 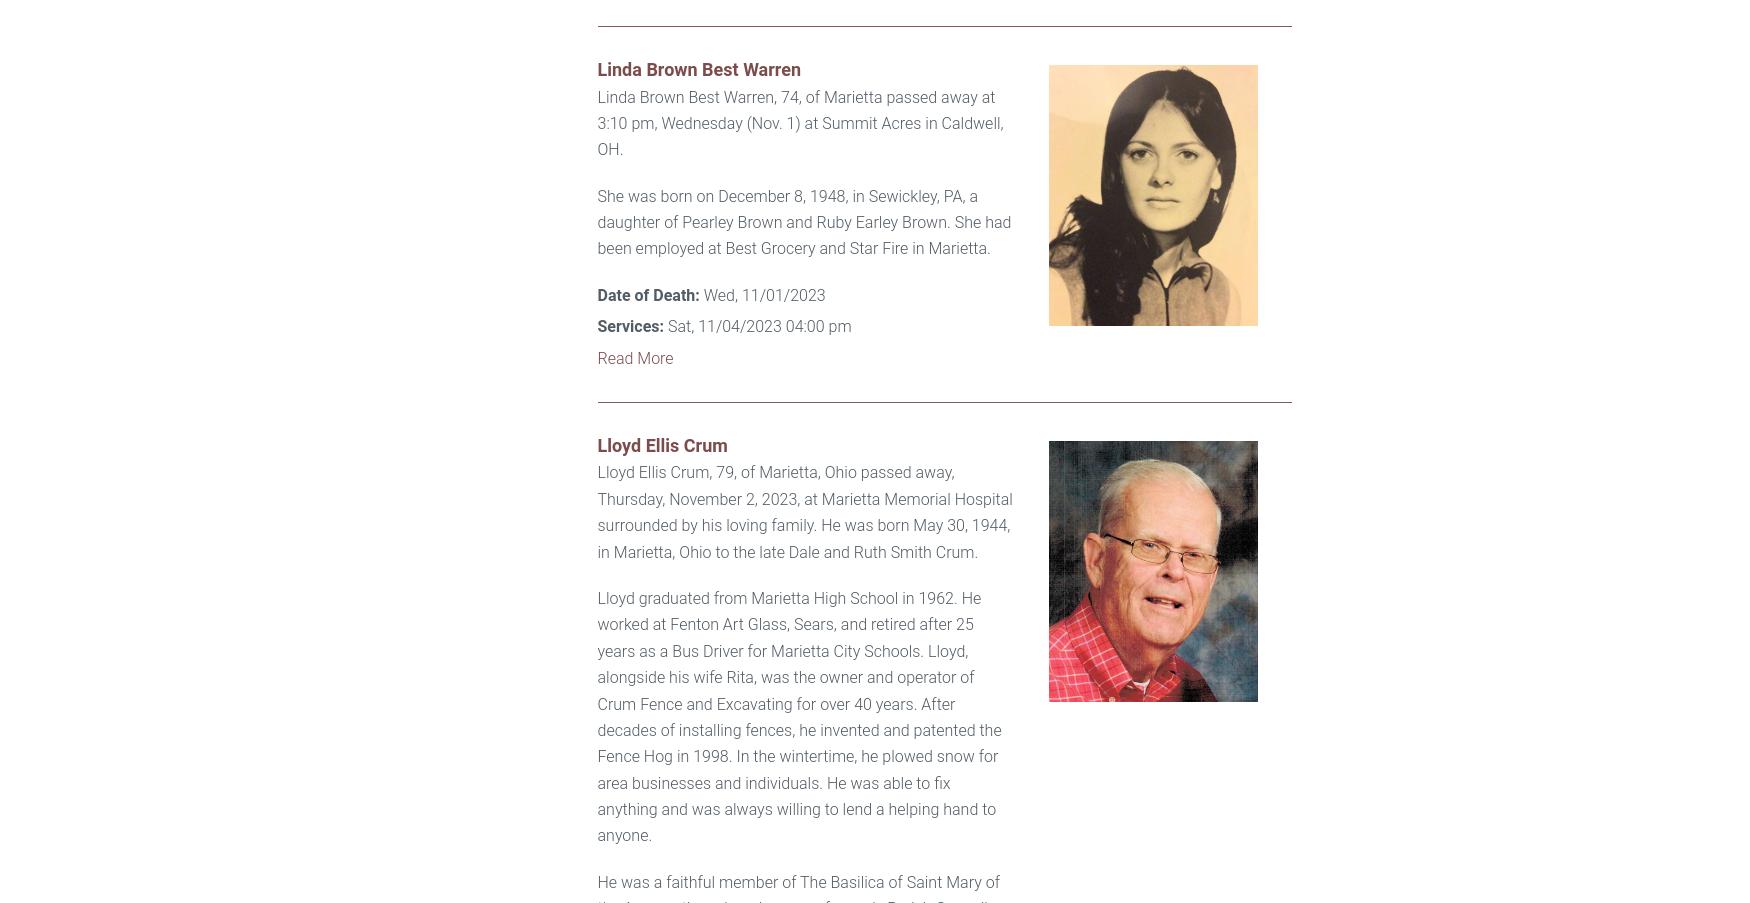 What do you see at coordinates (698, 69) in the screenshot?
I see `'Linda Brown Best Warren'` at bounding box center [698, 69].